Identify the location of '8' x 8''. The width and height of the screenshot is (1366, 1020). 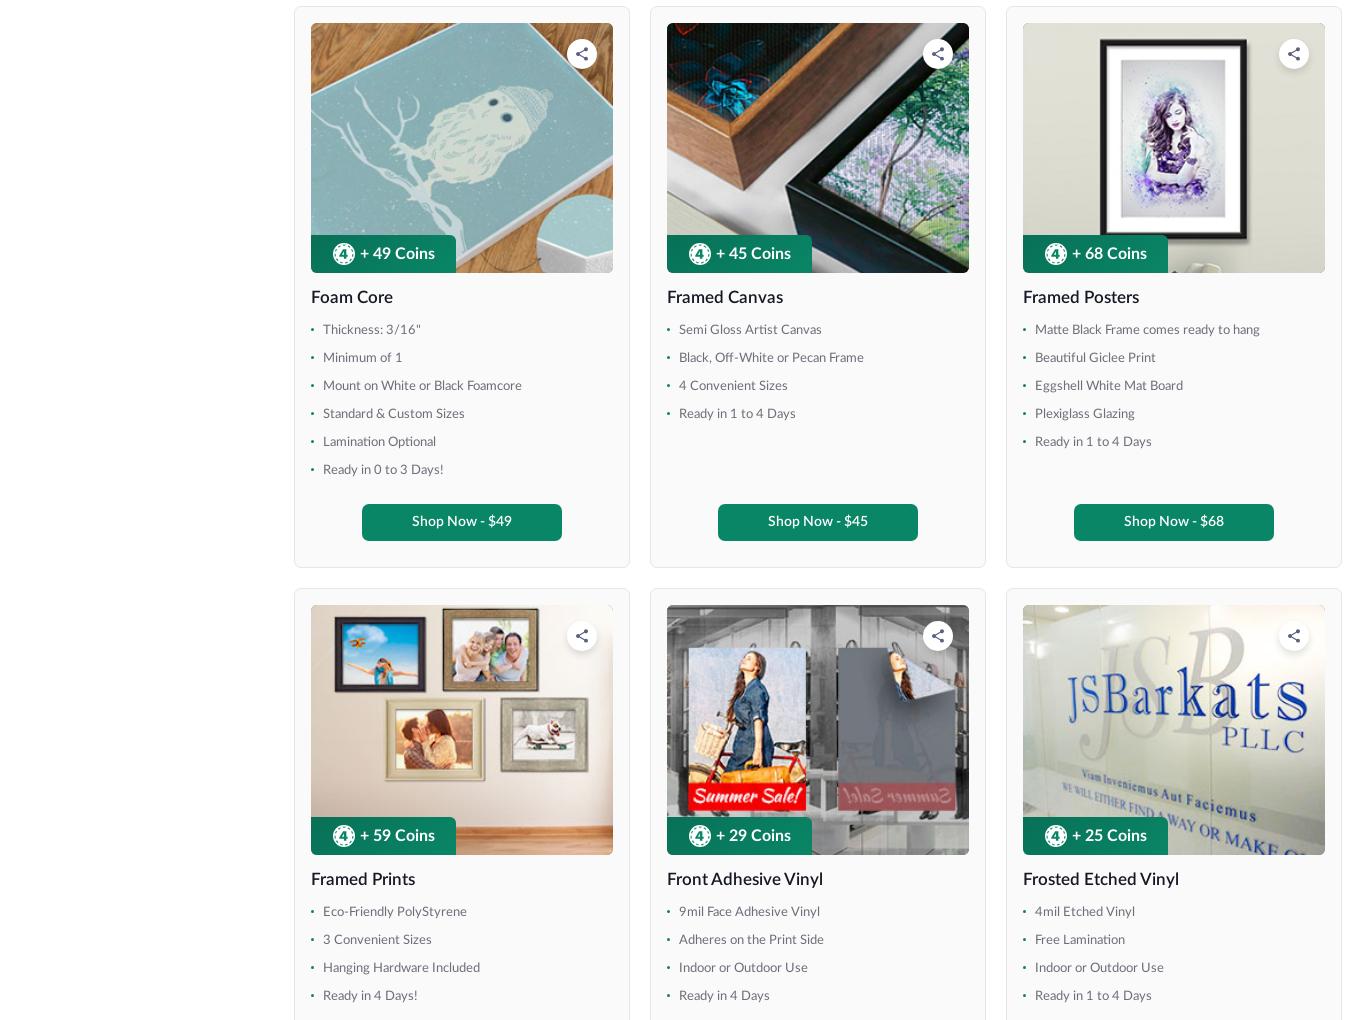
(72, 123).